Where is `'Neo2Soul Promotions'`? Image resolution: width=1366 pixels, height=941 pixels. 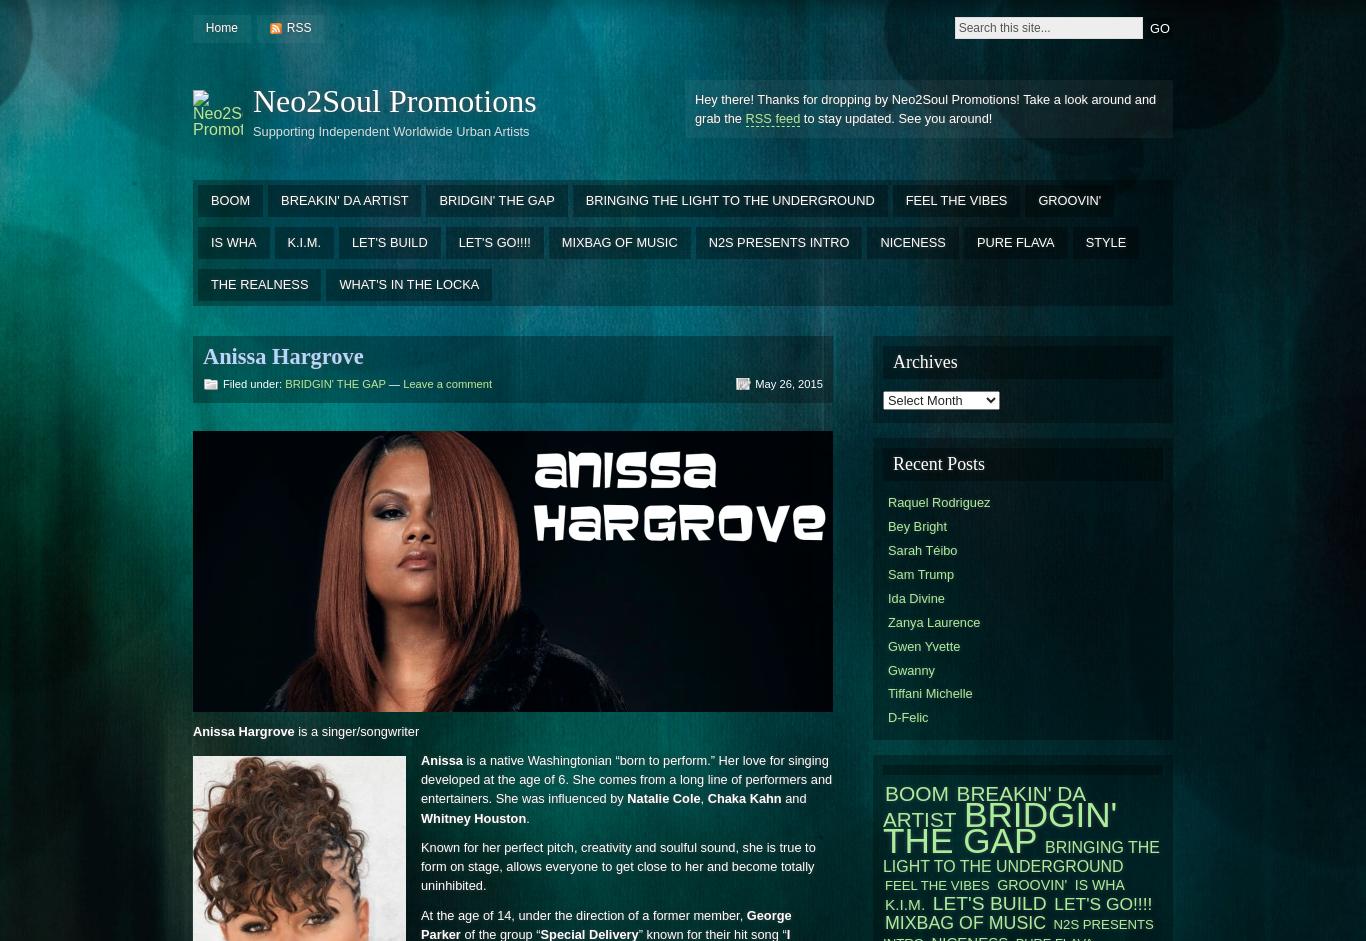
'Neo2Soul Promotions' is located at coordinates (393, 100).